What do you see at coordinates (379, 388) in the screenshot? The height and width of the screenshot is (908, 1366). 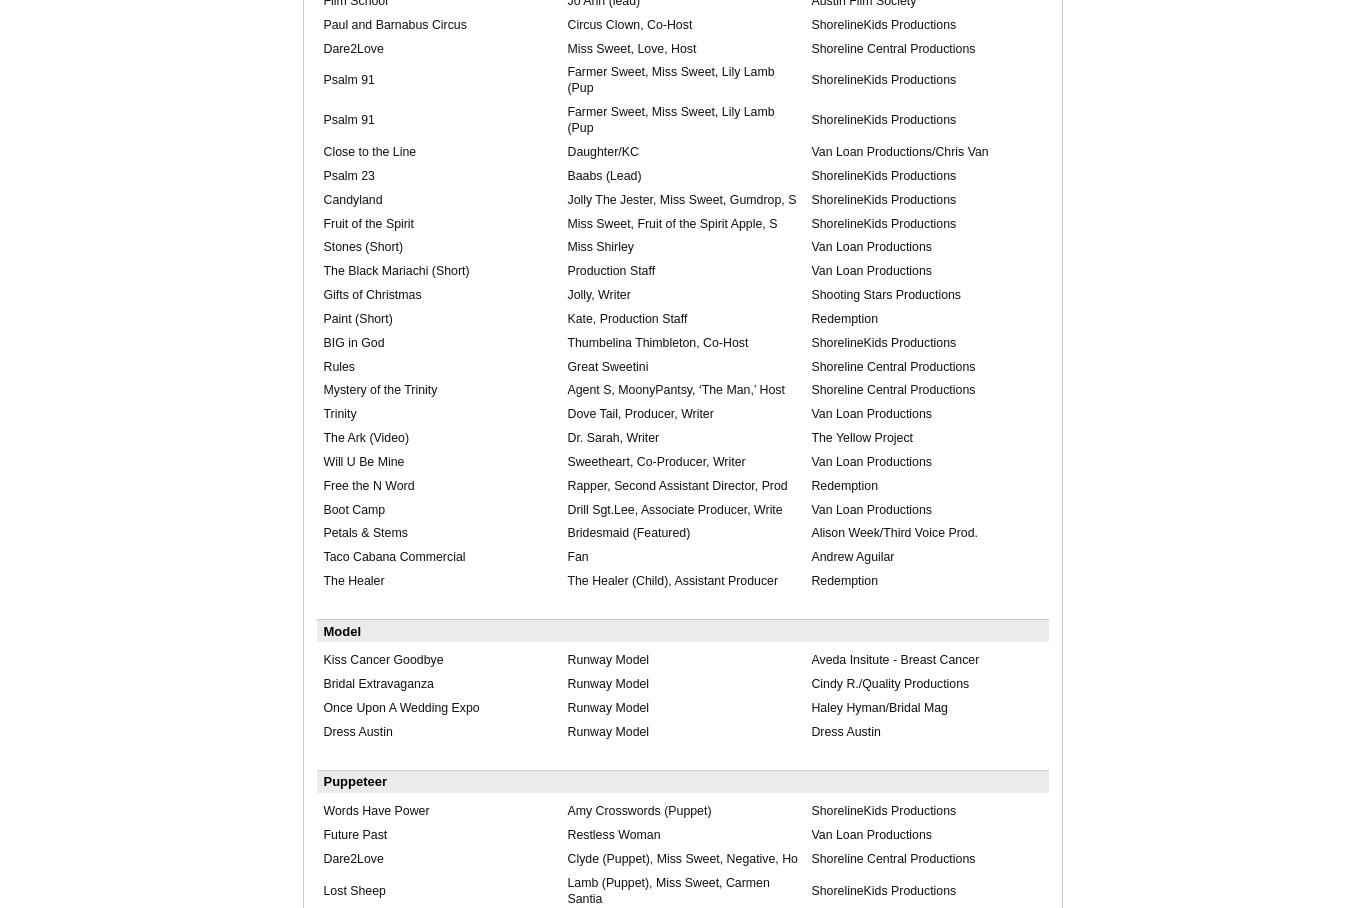 I see `'Mystery of the Trinity'` at bounding box center [379, 388].